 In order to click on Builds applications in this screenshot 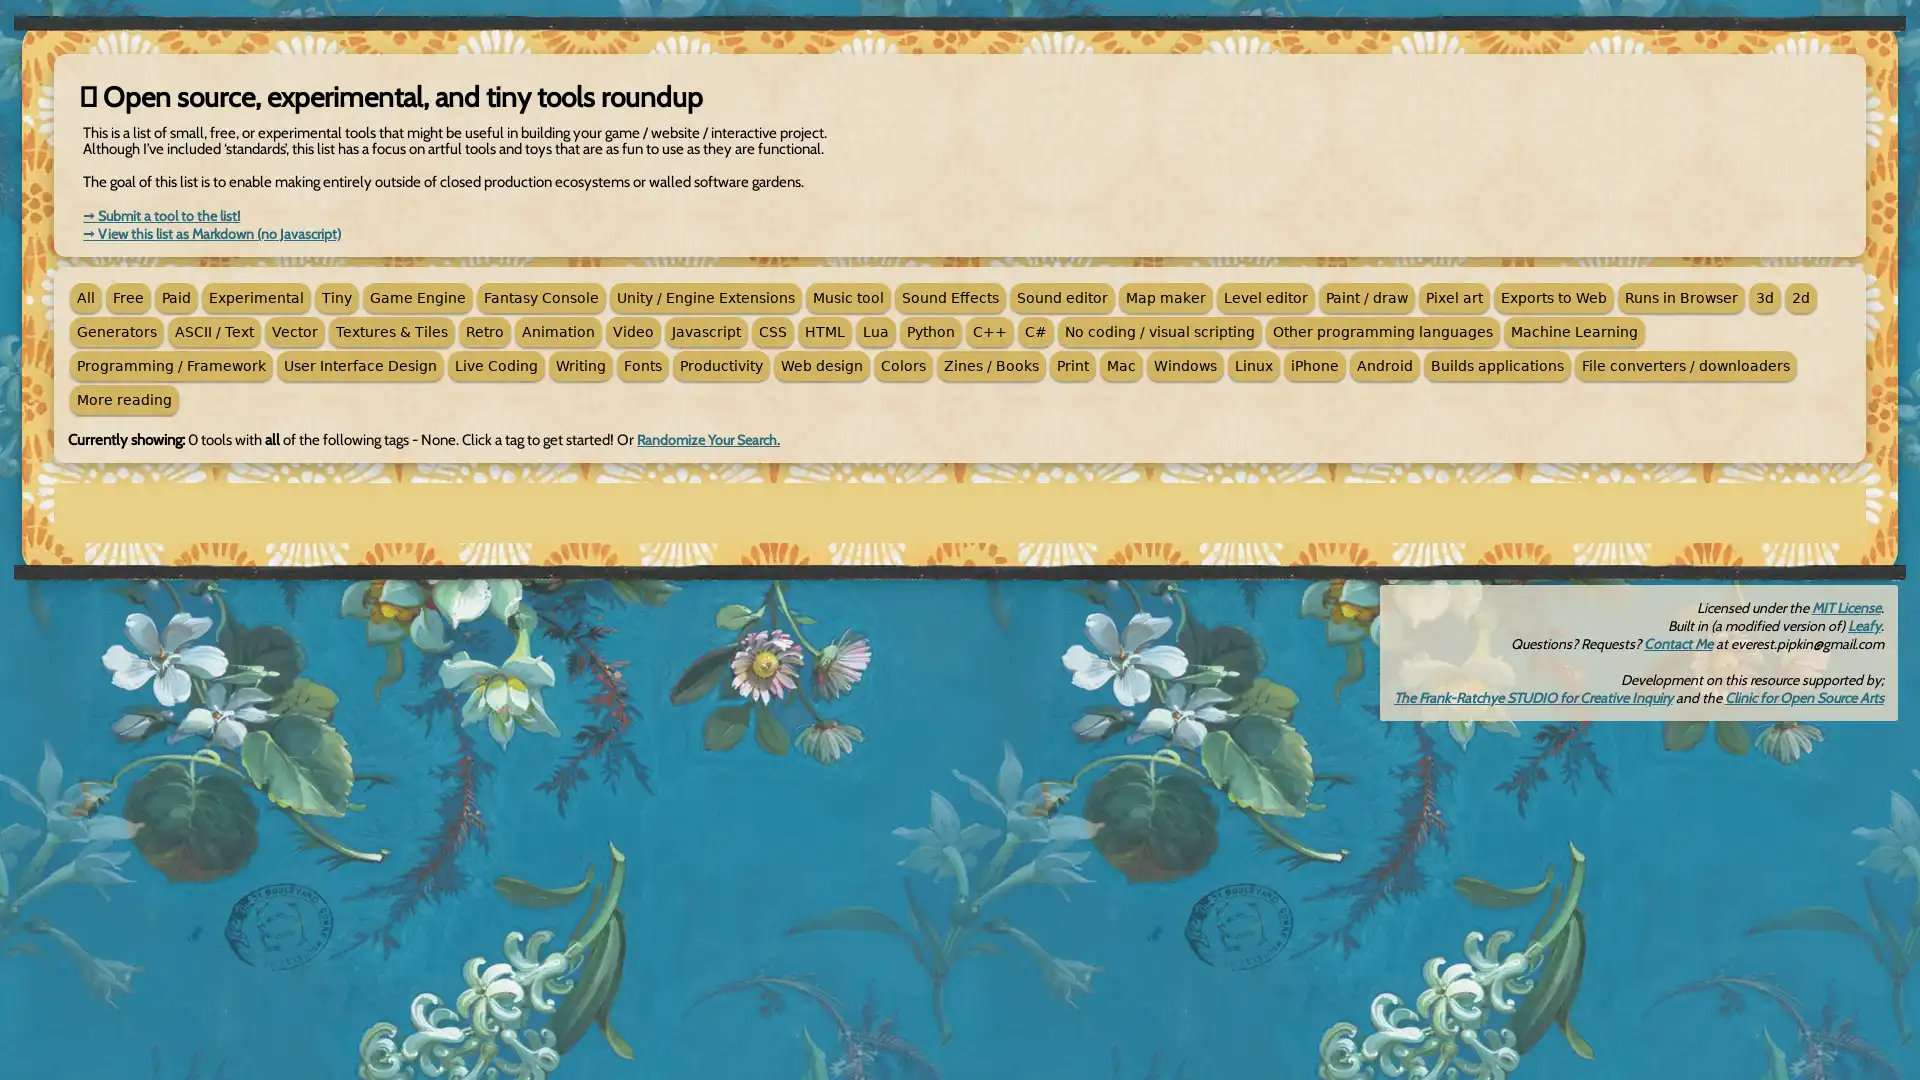, I will do `click(1497, 366)`.